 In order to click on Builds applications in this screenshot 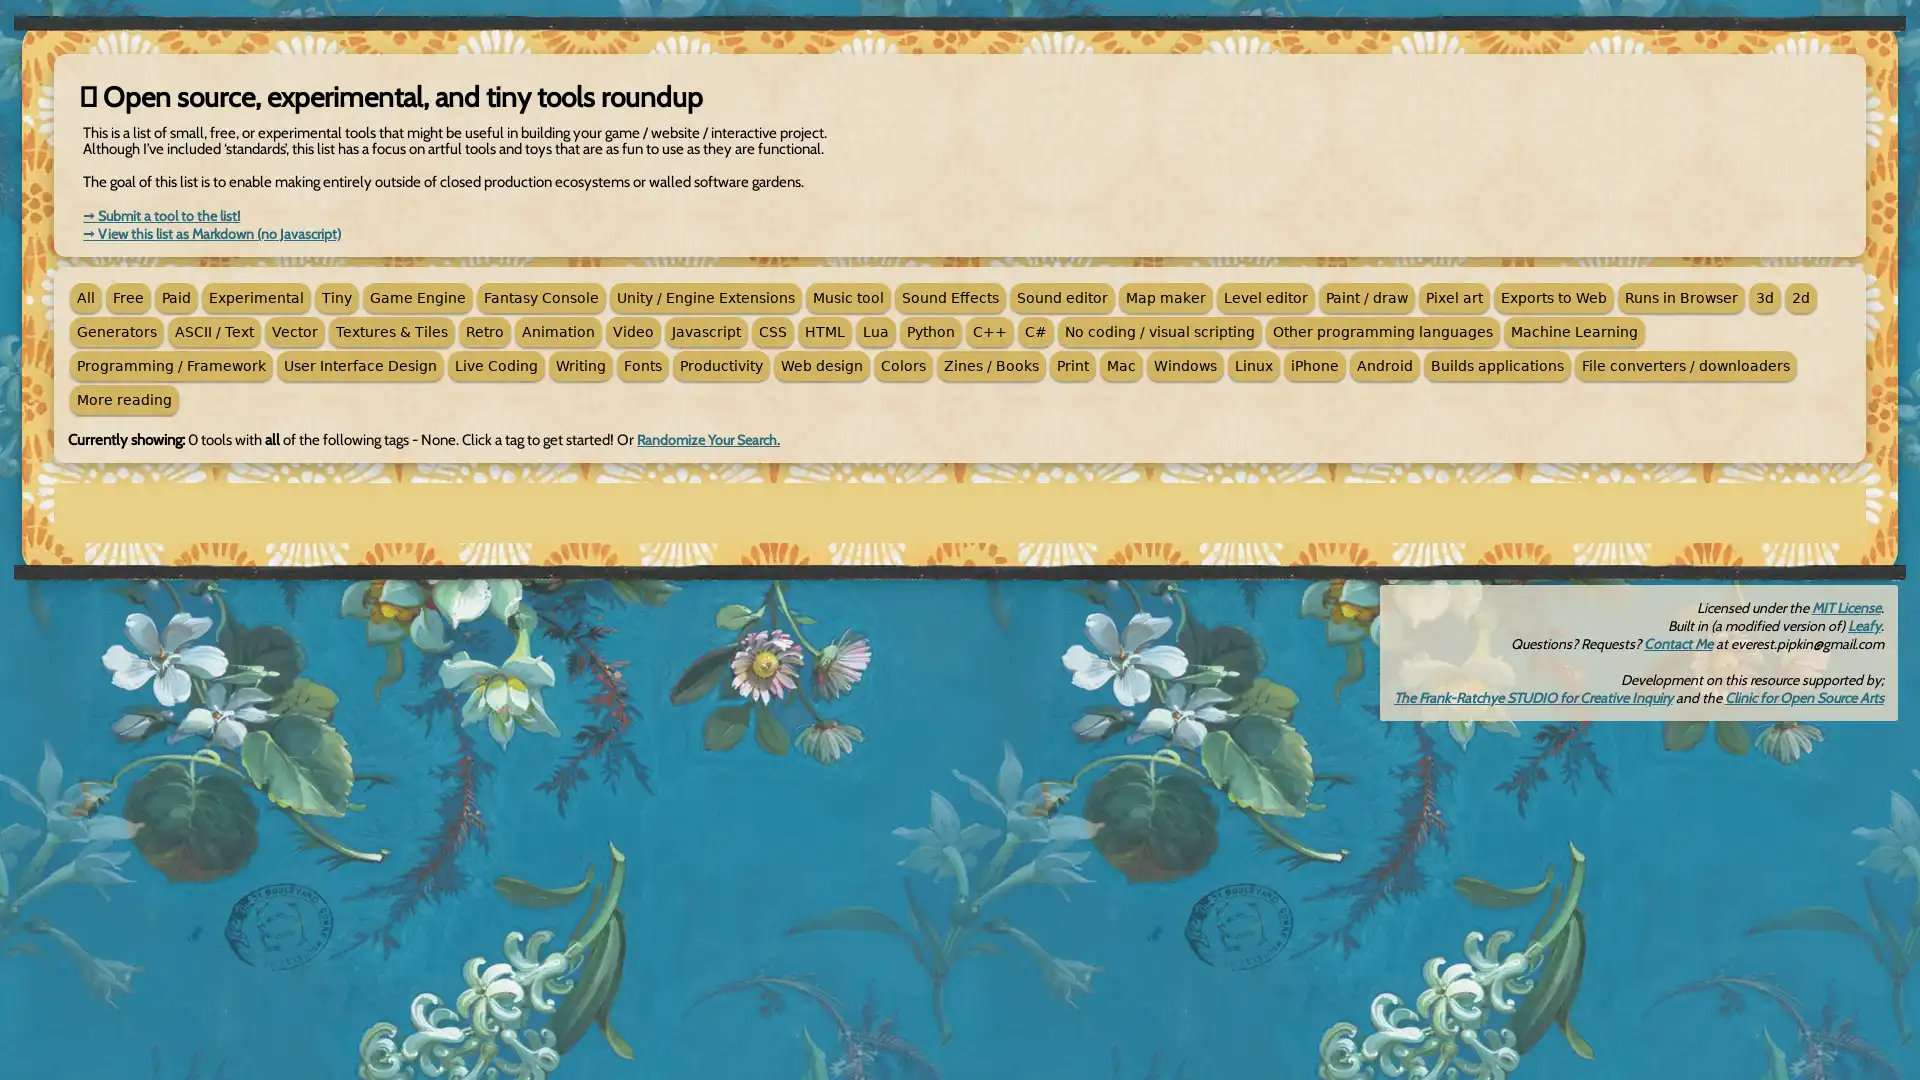, I will do `click(1497, 366)`.